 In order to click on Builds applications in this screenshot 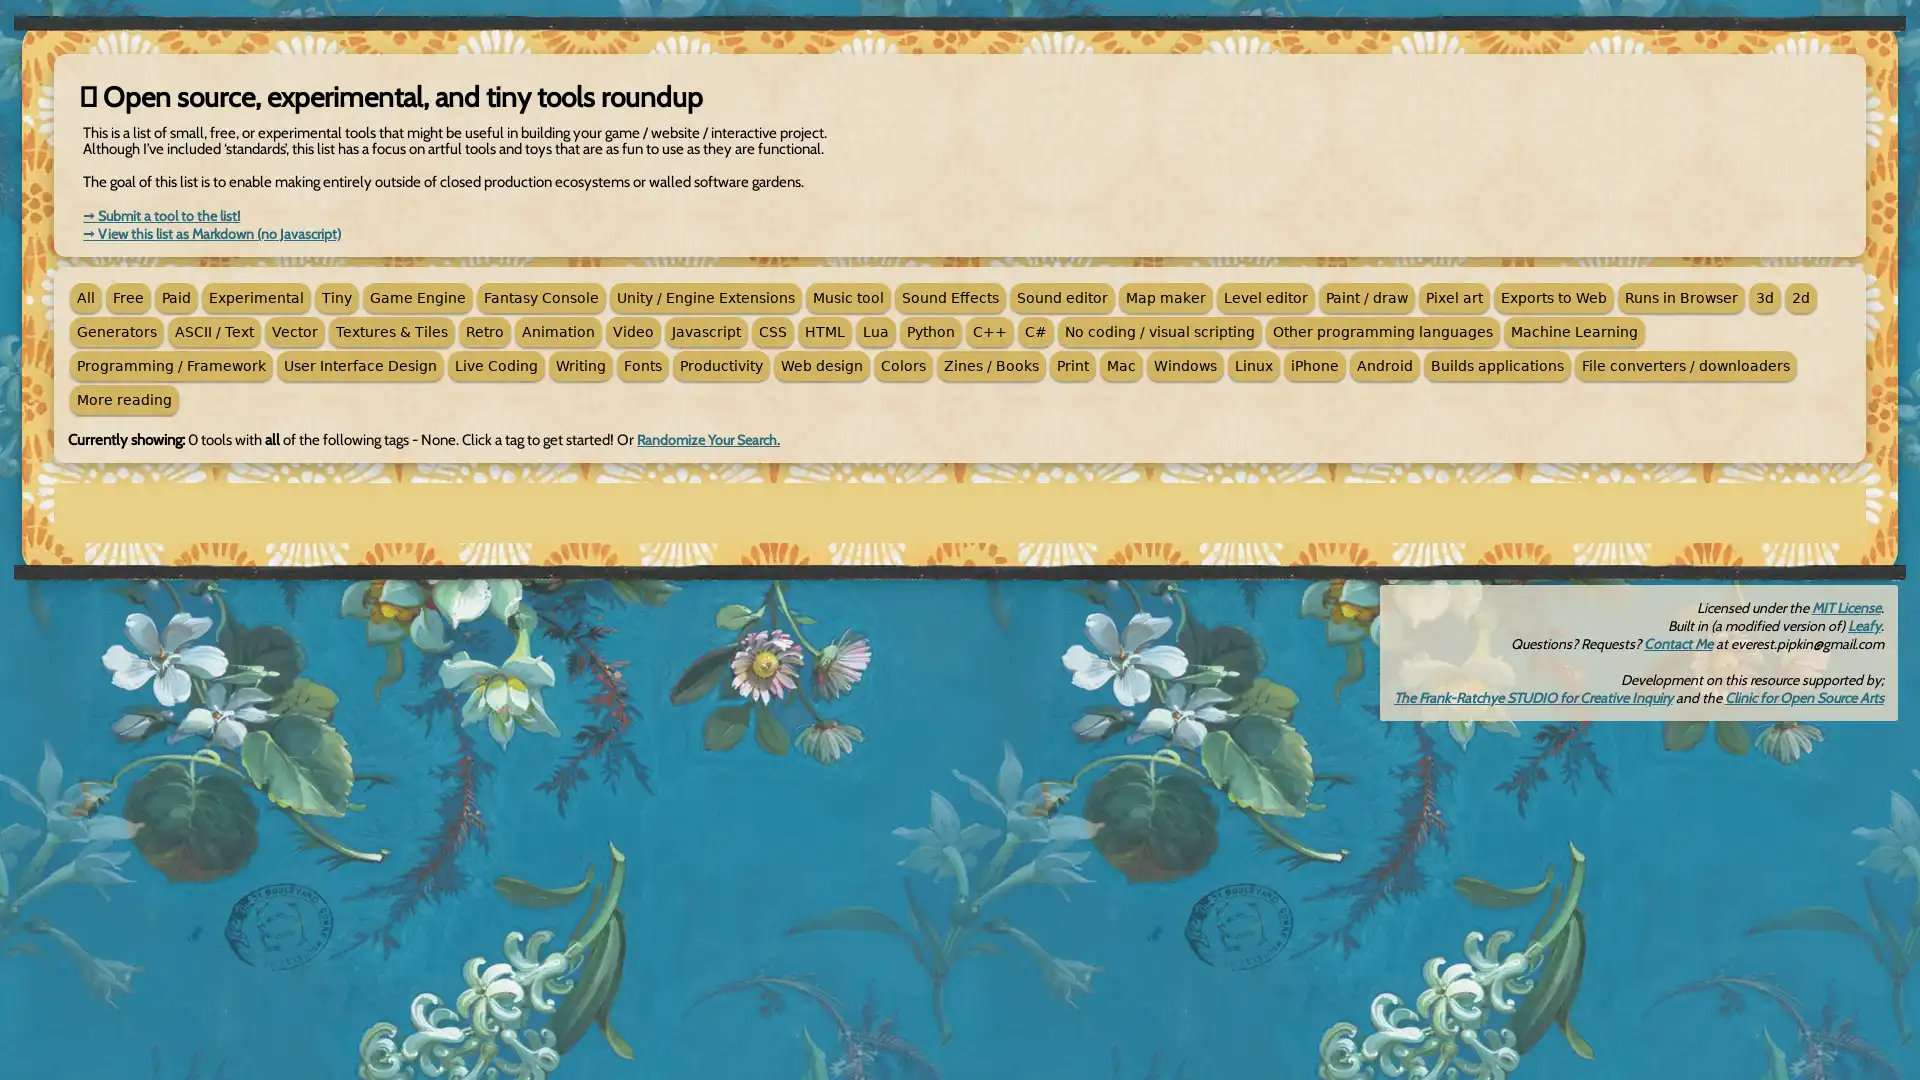, I will do `click(1497, 366)`.